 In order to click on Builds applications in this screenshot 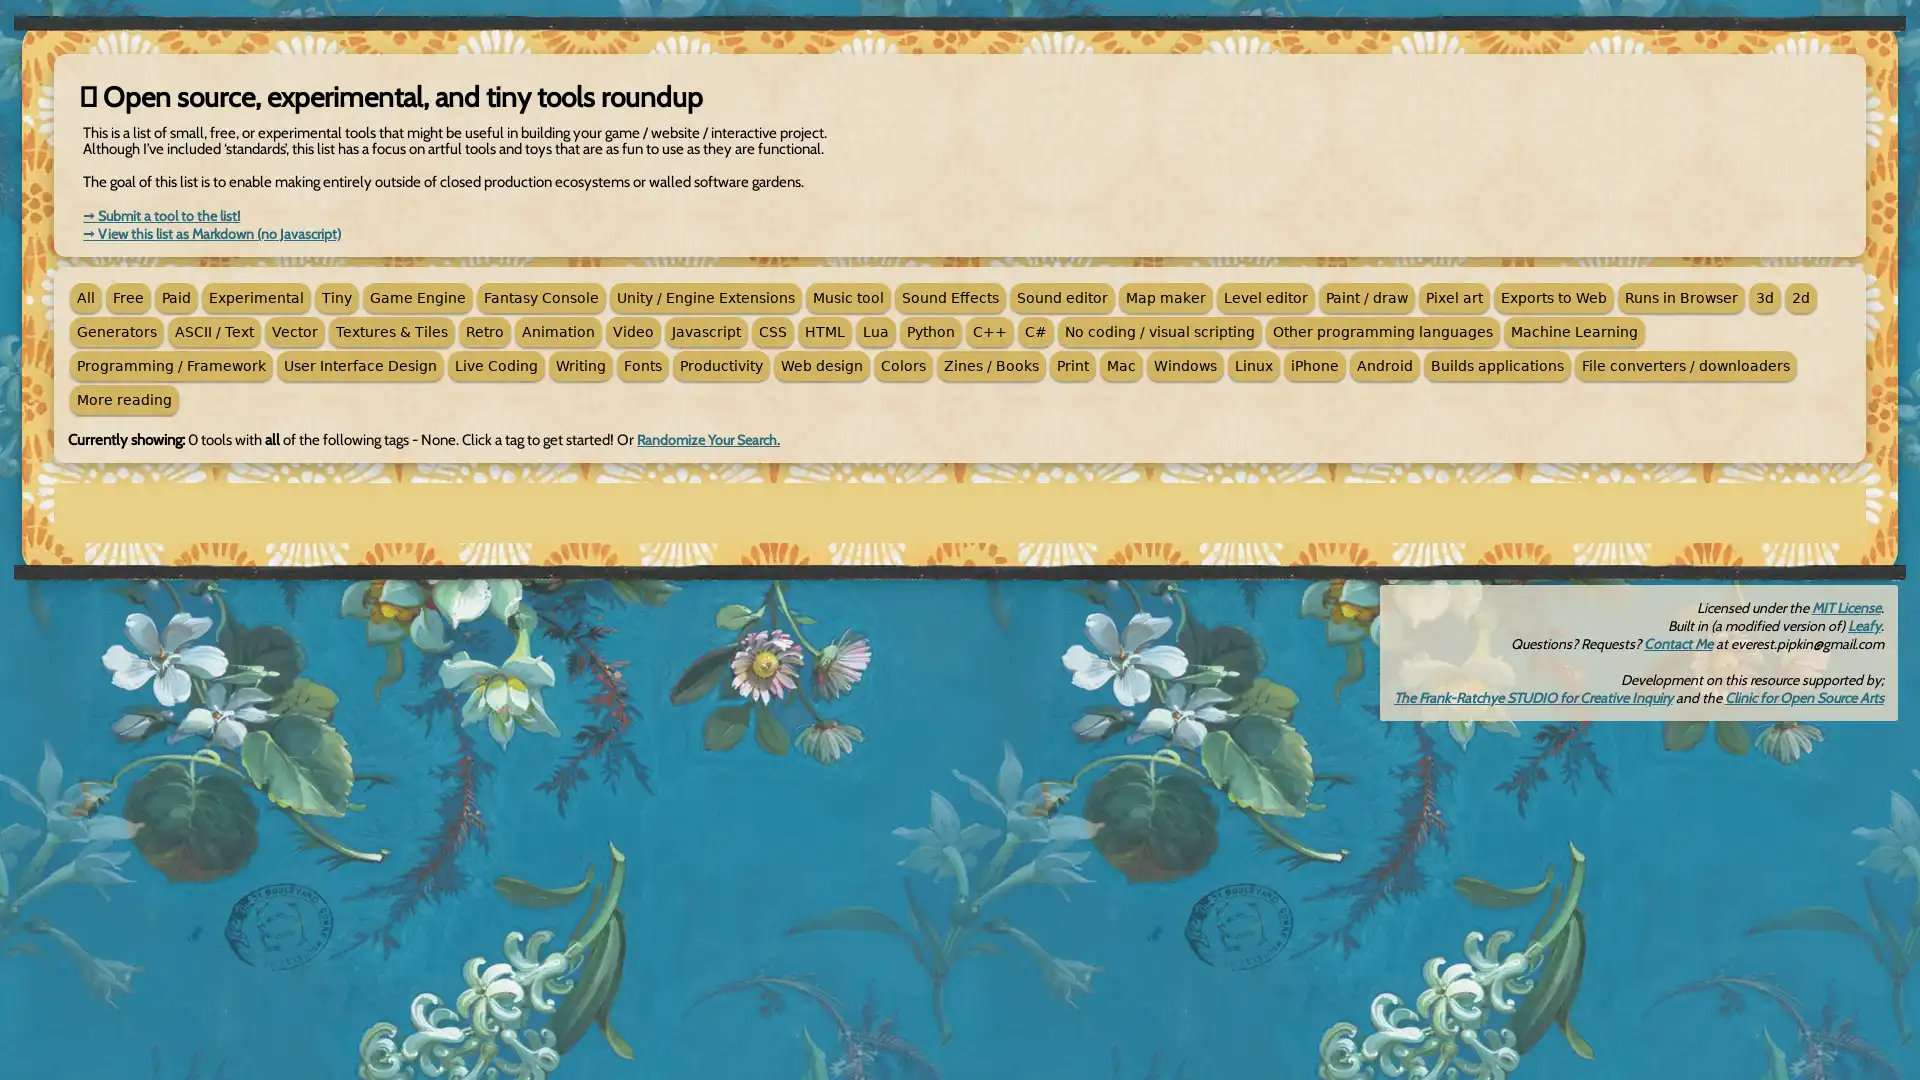, I will do `click(1497, 366)`.